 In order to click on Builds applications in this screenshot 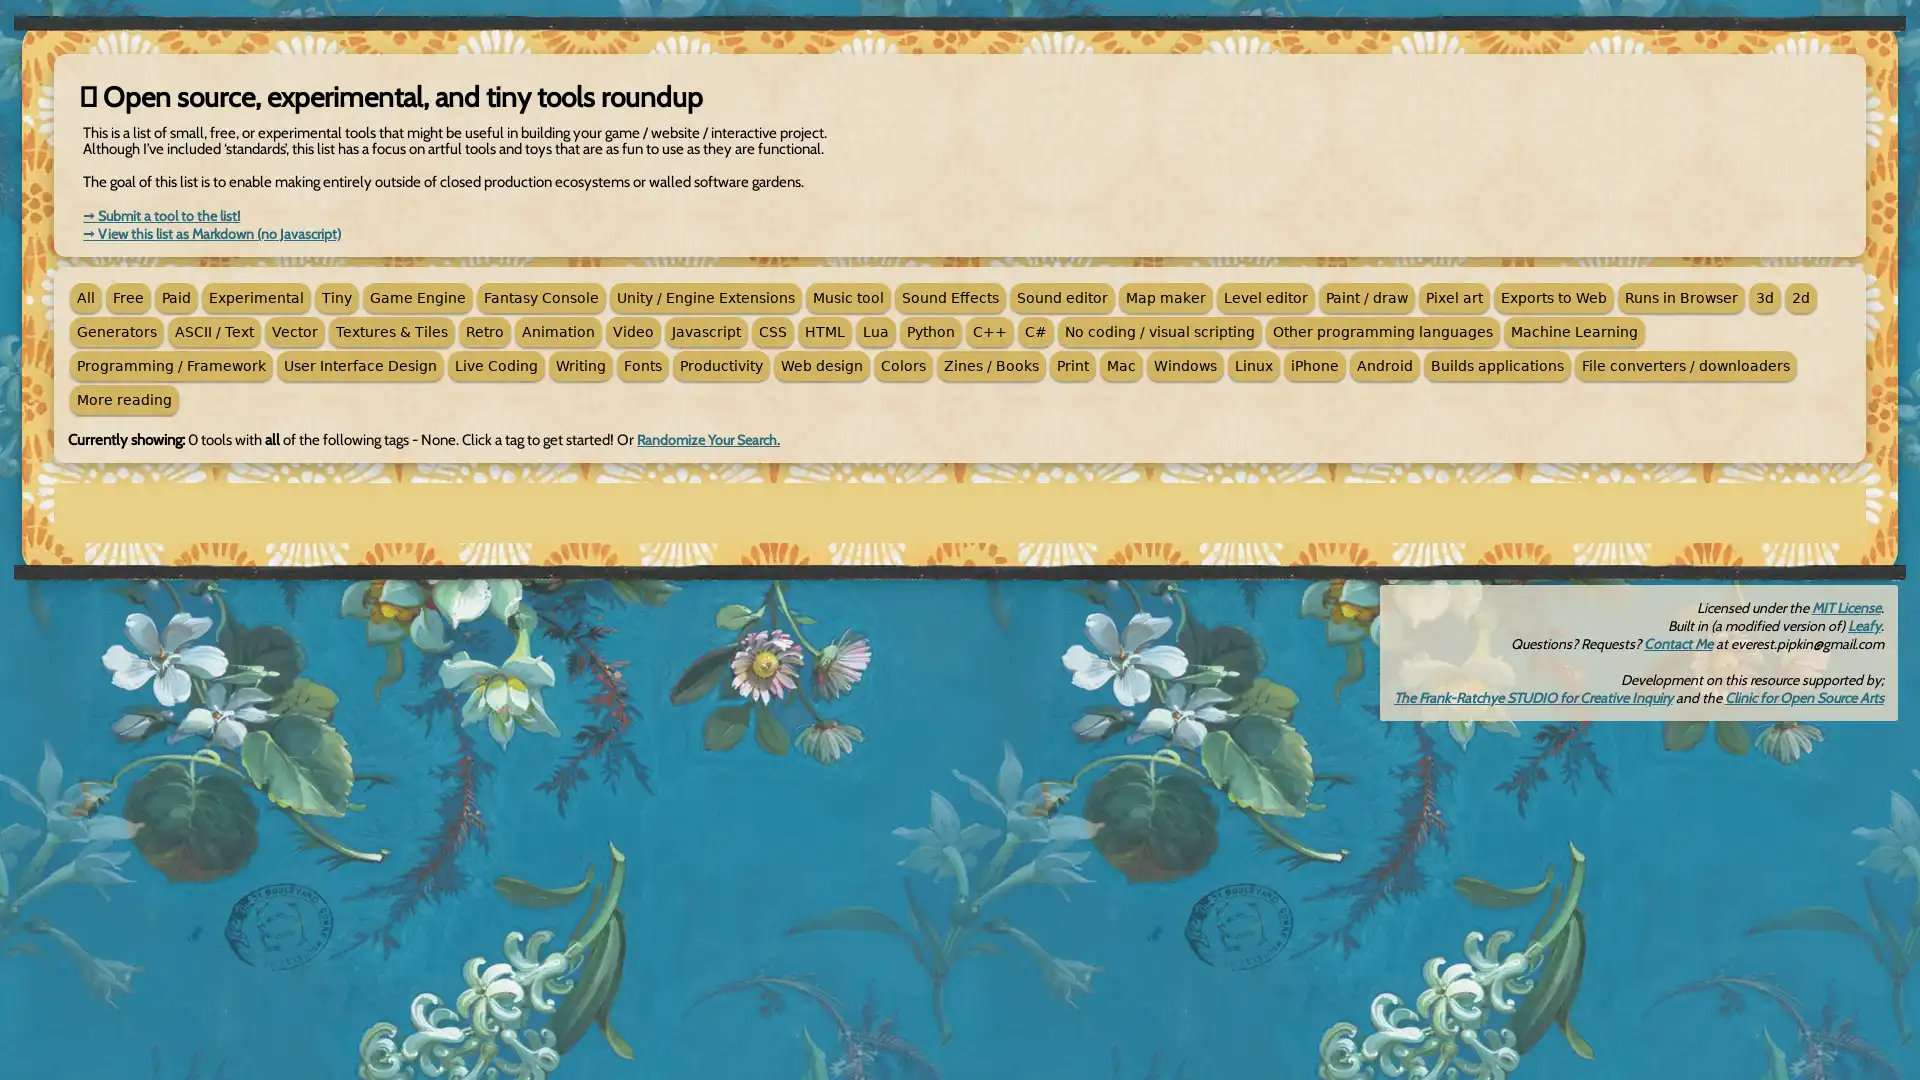, I will do `click(1497, 366)`.